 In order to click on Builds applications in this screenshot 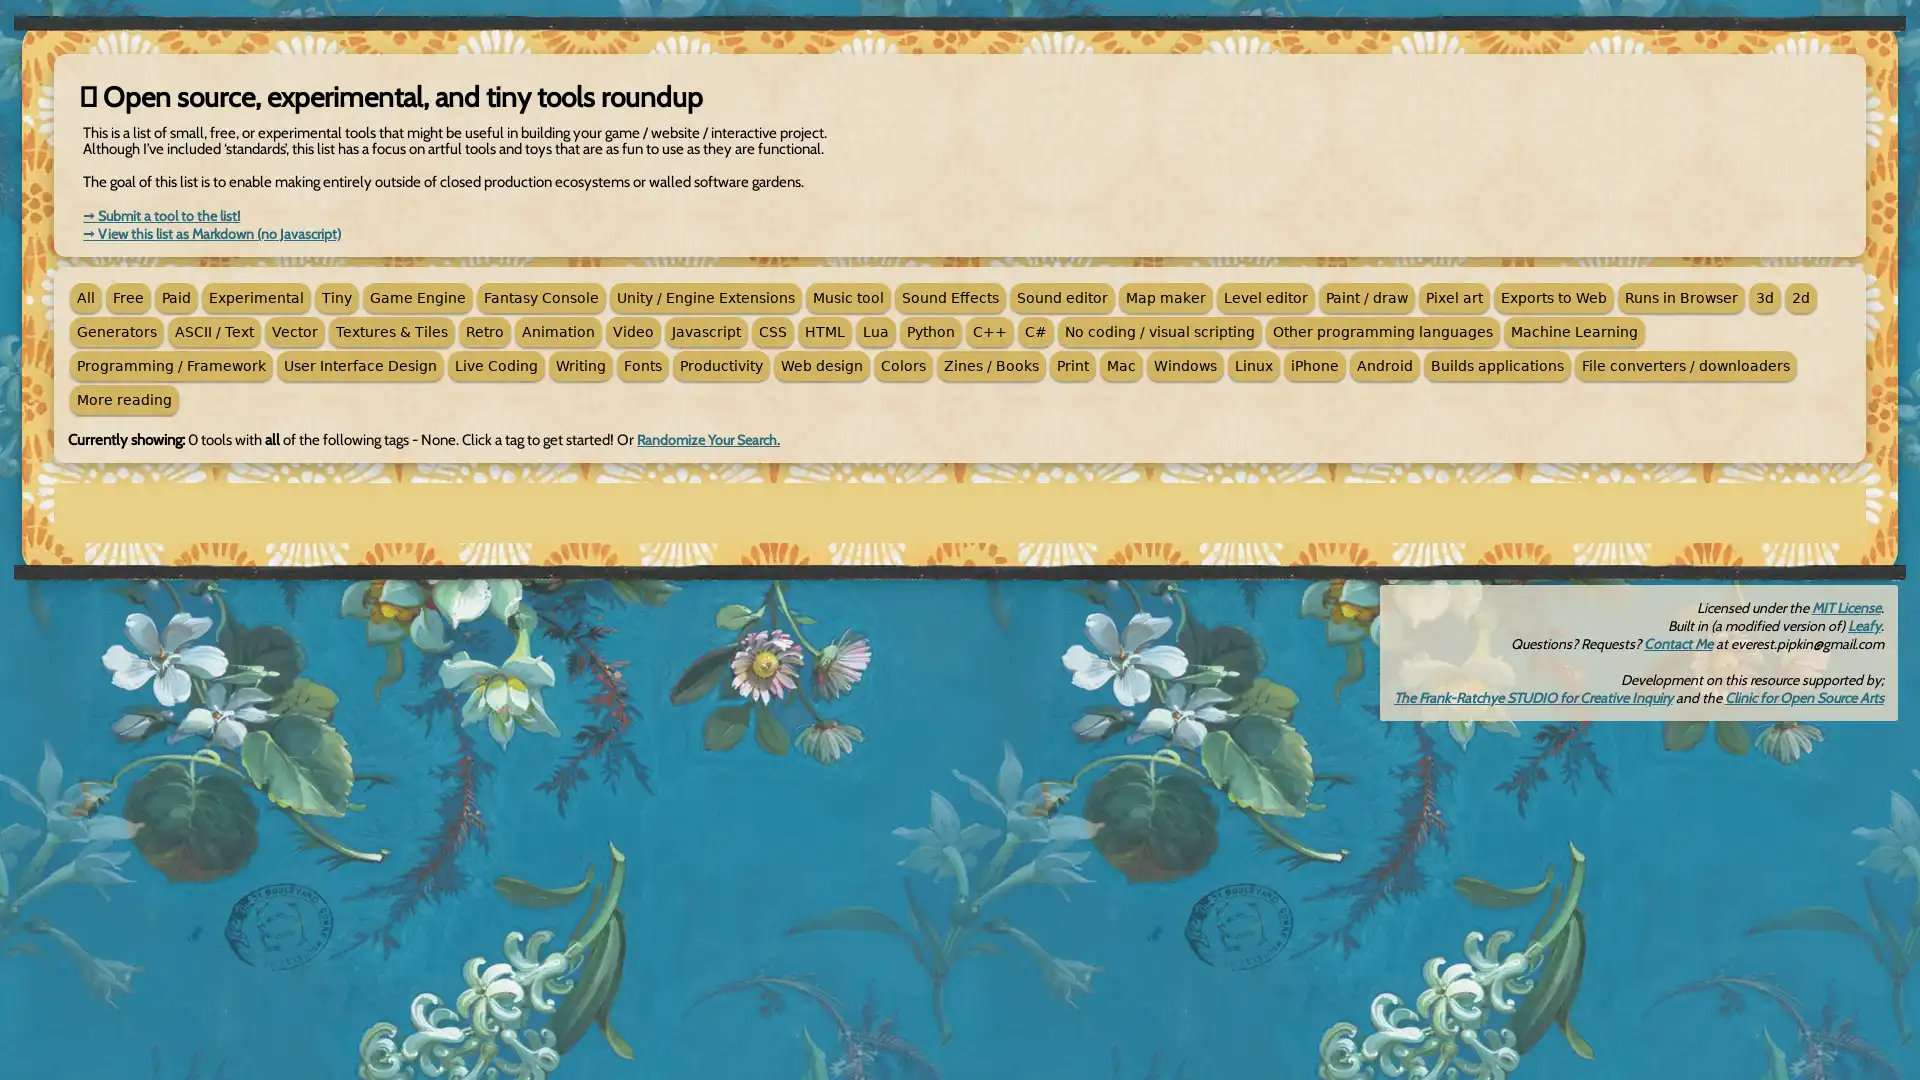, I will do `click(1497, 366)`.